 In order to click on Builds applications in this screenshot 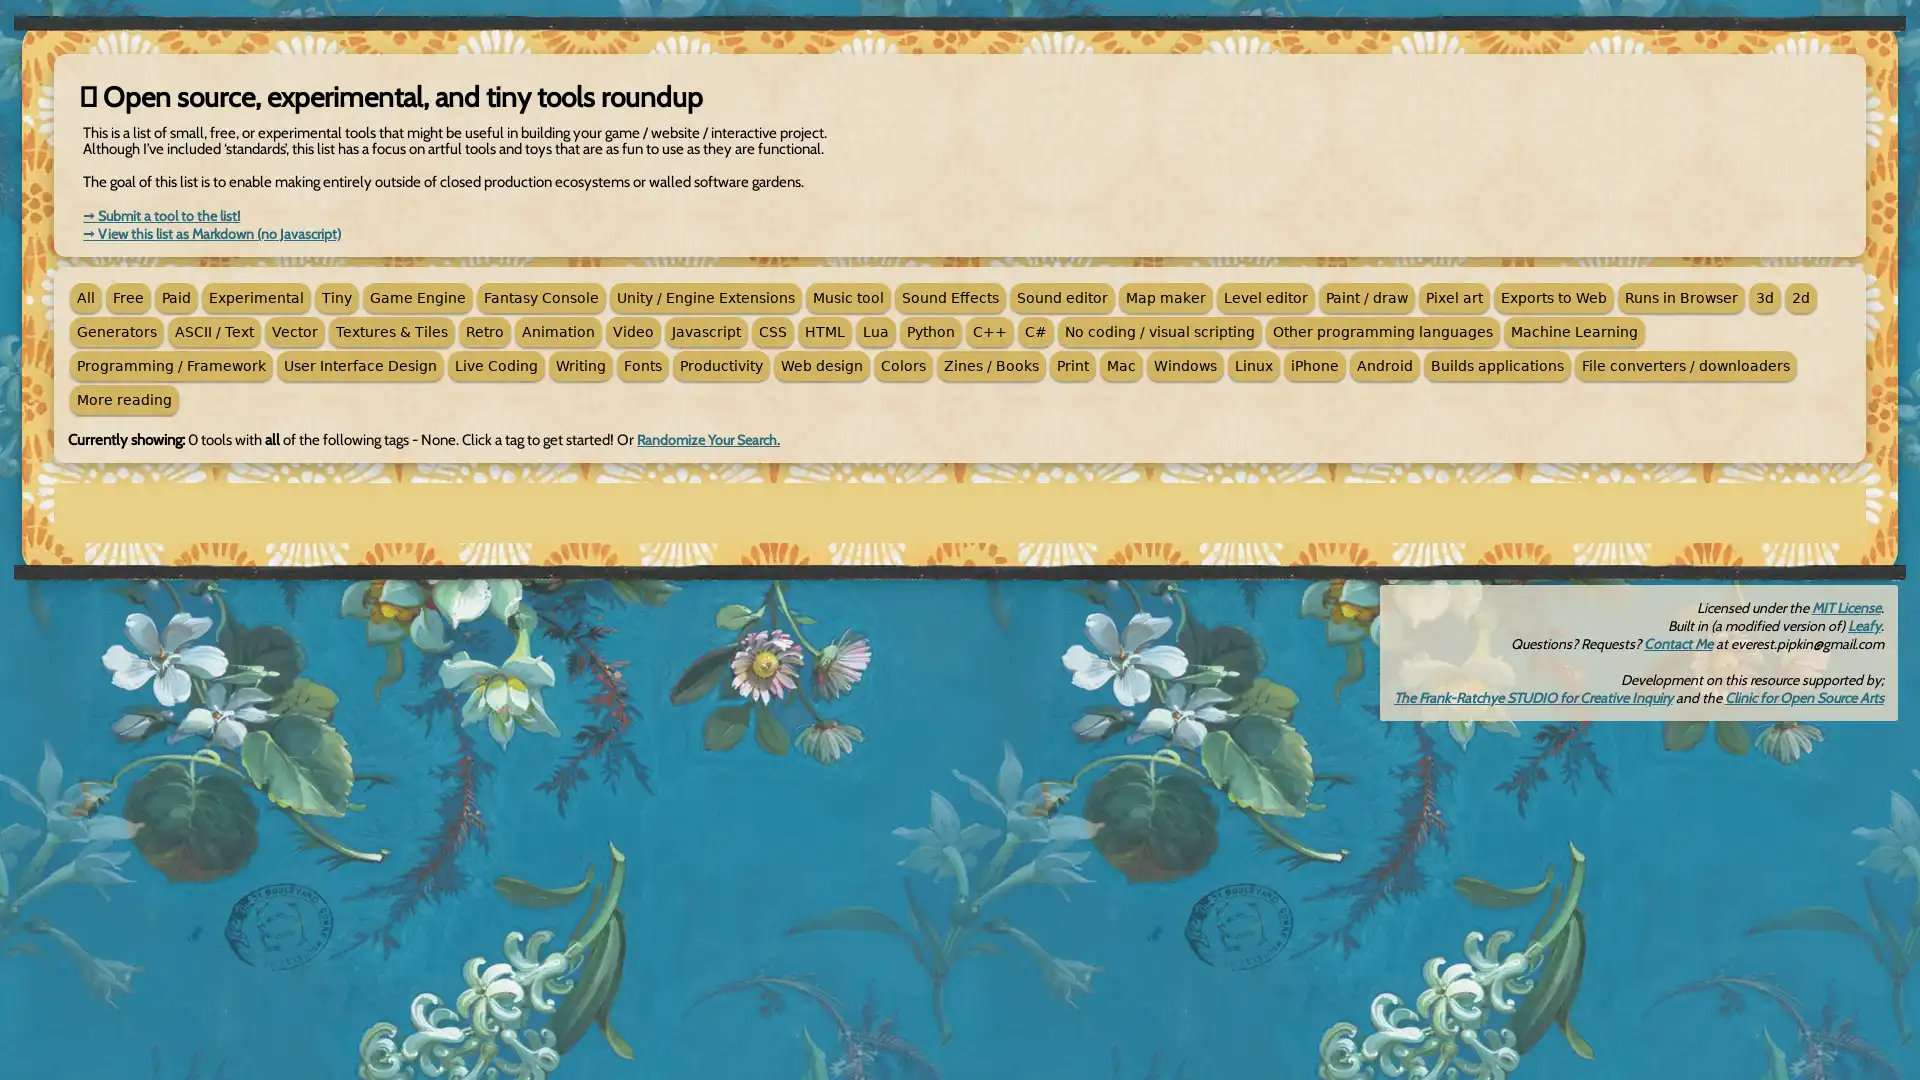, I will do `click(1497, 366)`.